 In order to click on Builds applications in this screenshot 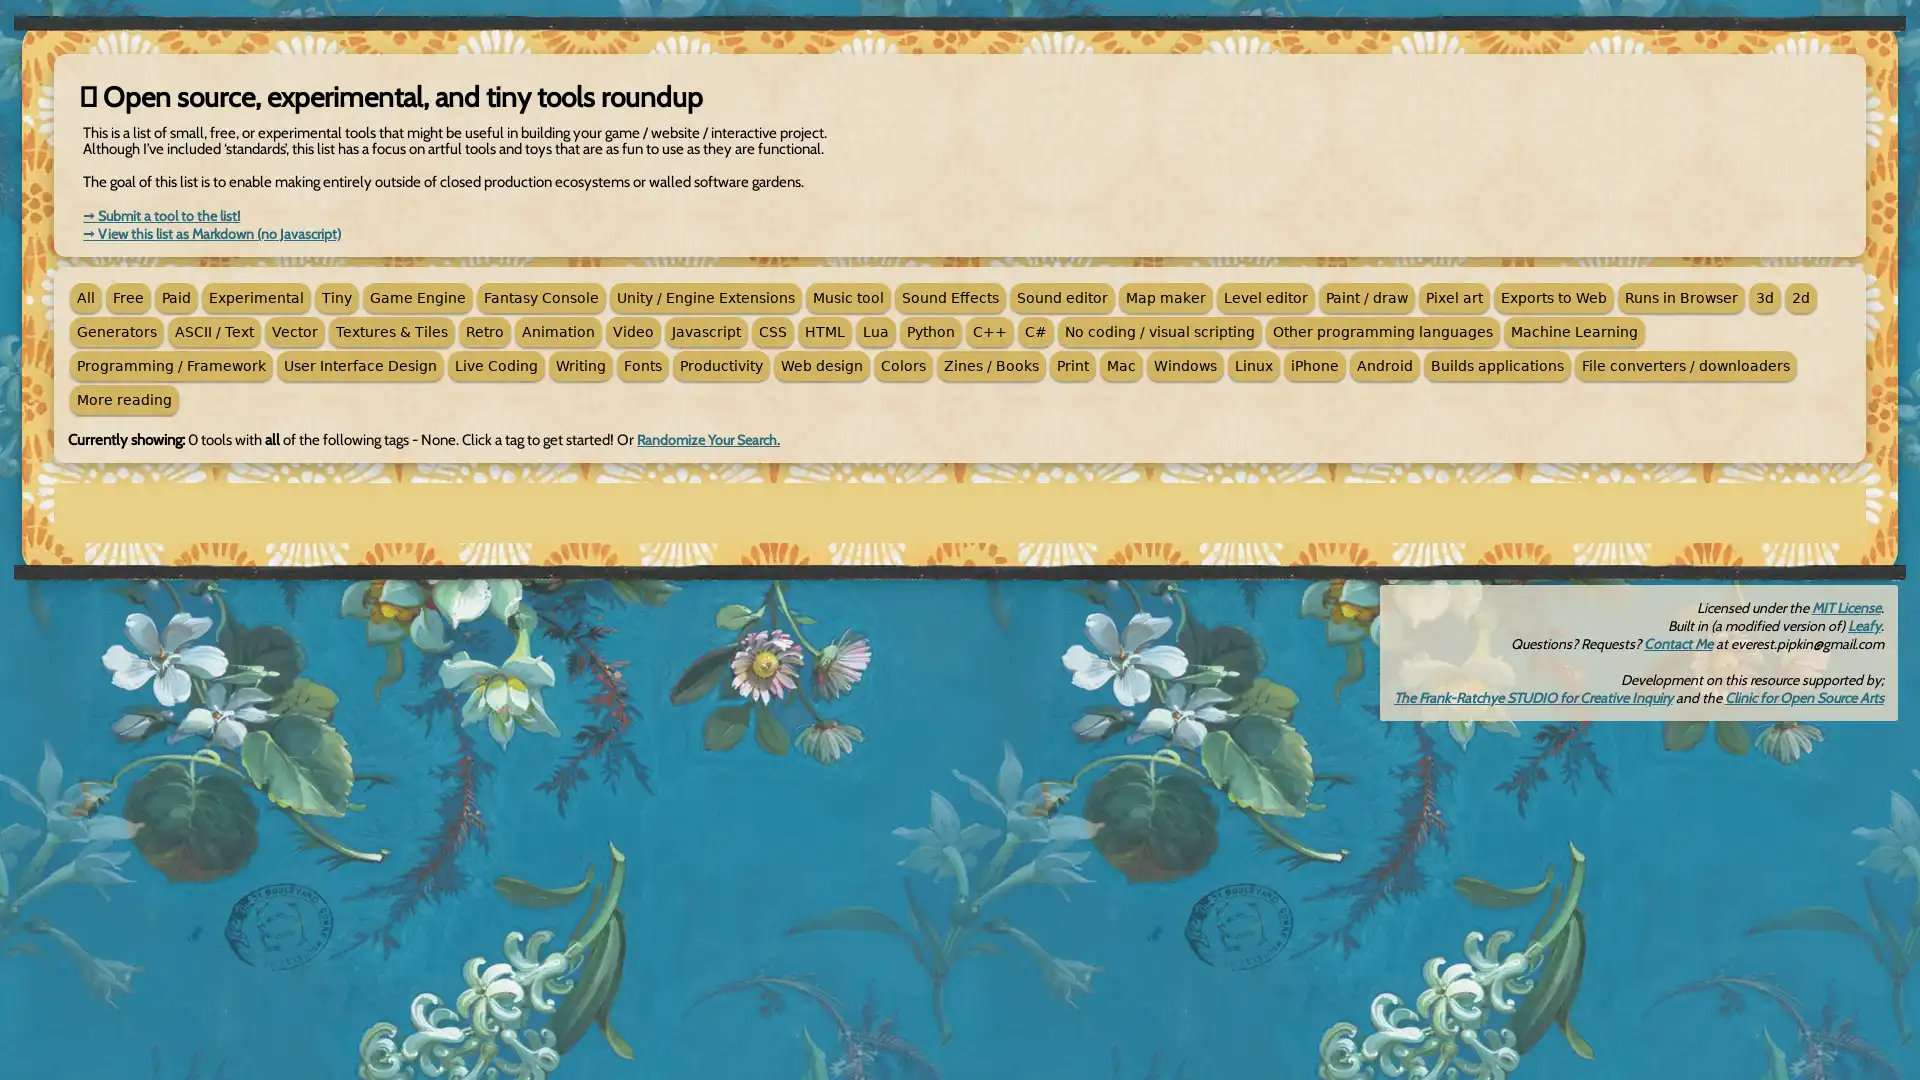, I will do `click(1497, 366)`.